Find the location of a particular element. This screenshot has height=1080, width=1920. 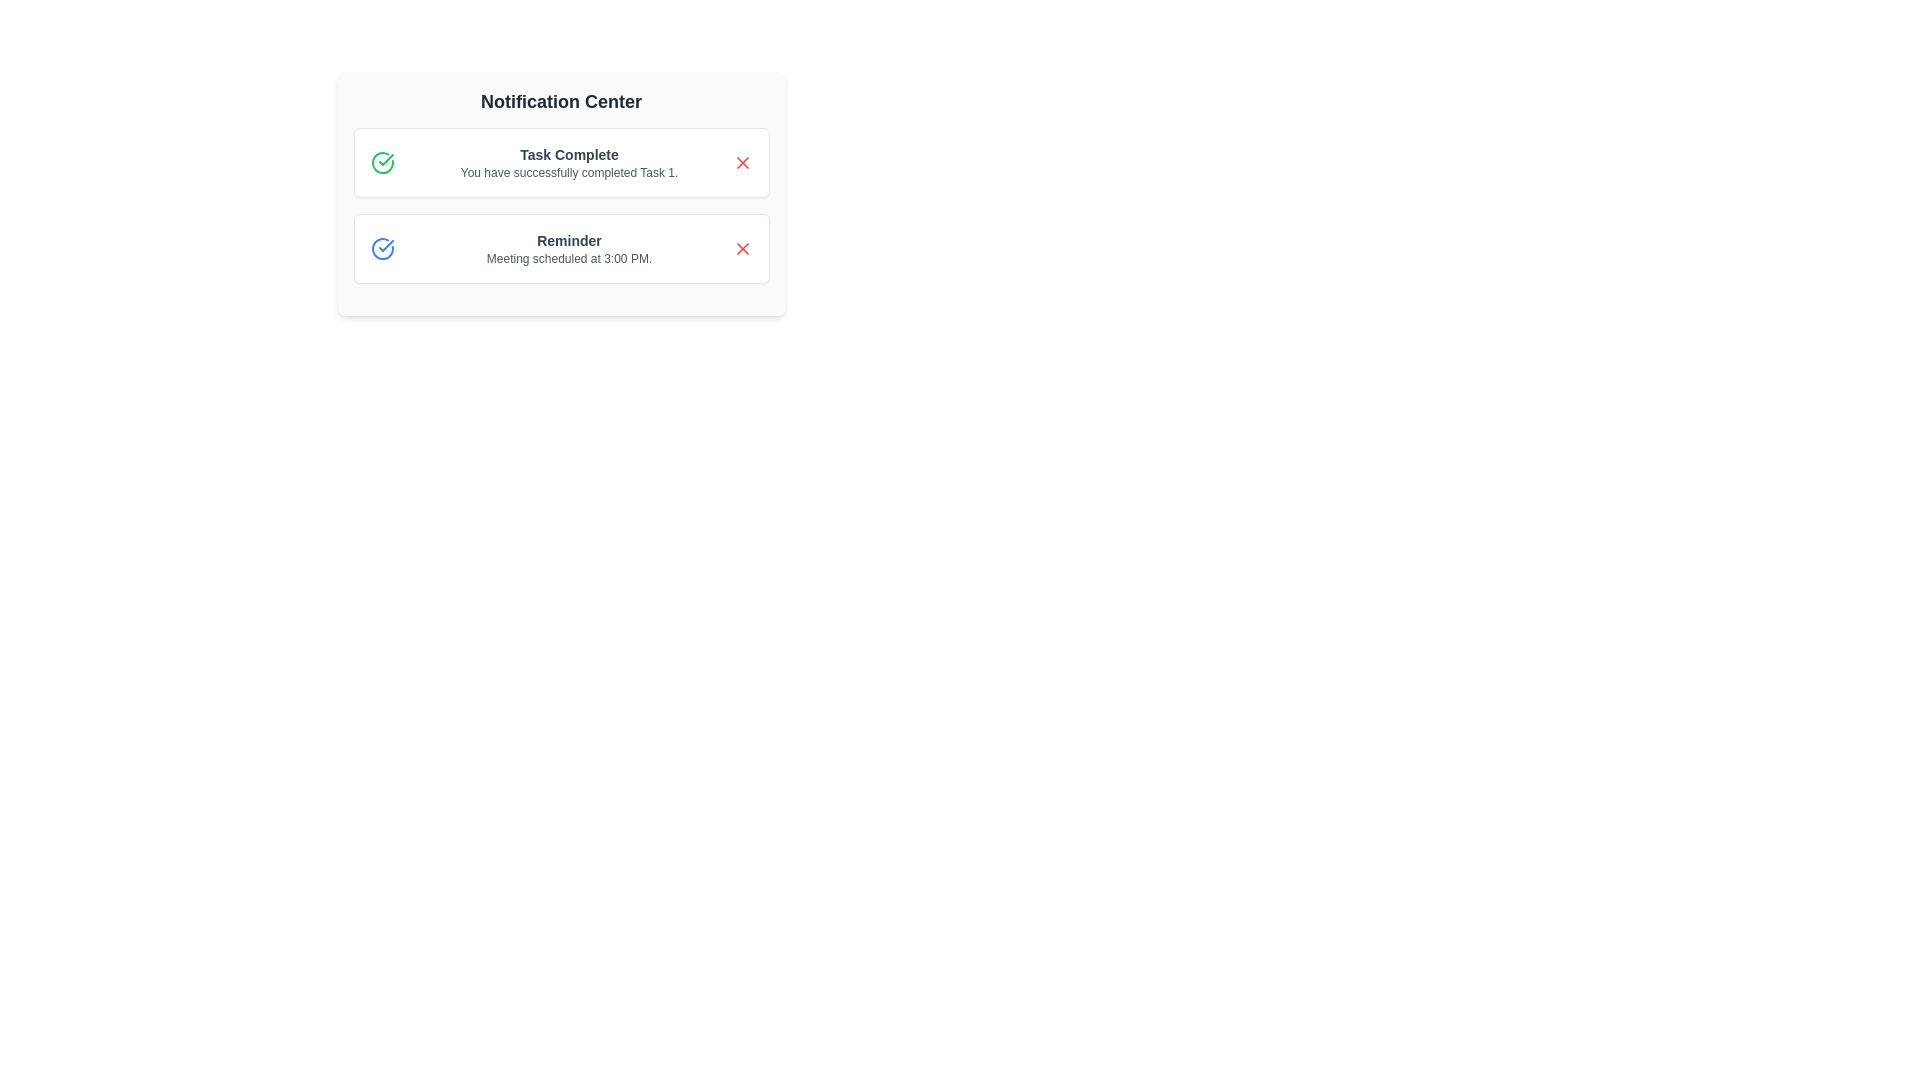

the Notification block located in the Notification Center is located at coordinates (560, 205).